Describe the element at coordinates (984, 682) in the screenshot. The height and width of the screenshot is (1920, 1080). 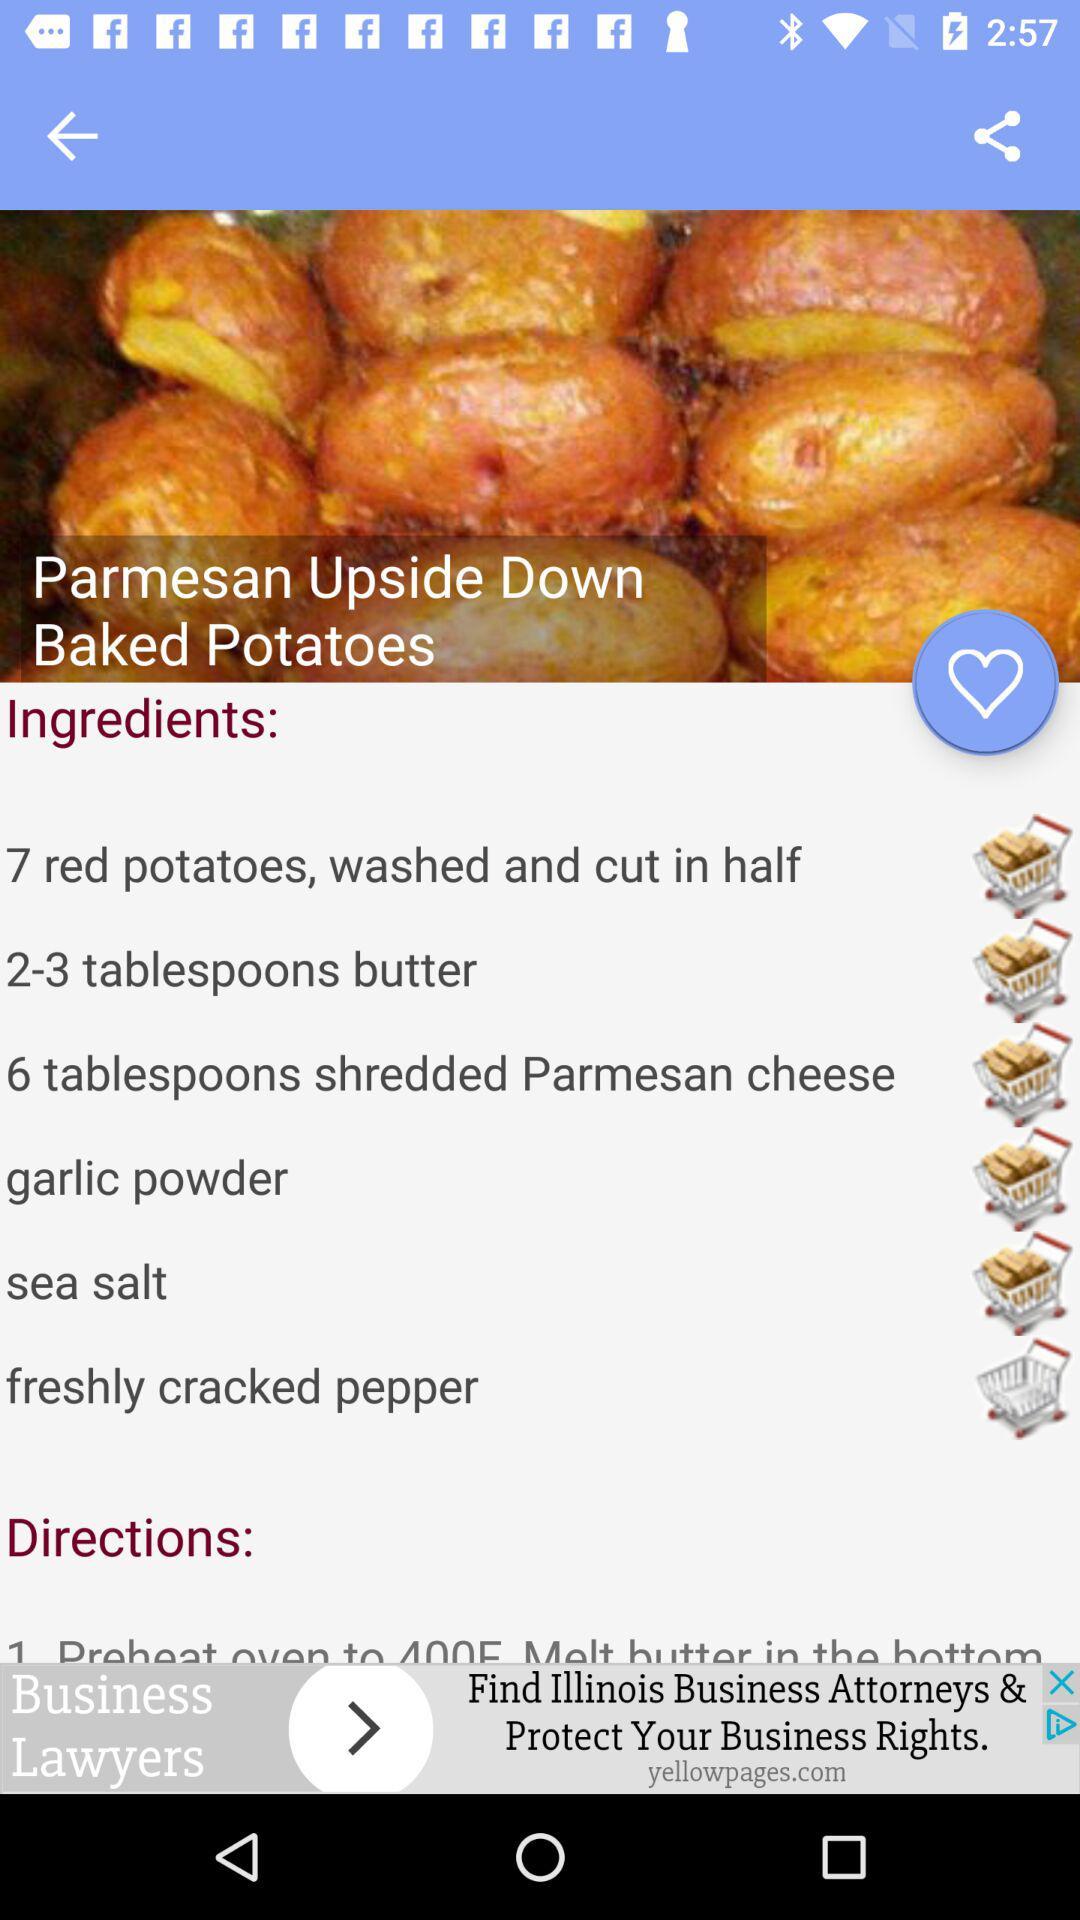
I see `love symbol` at that location.